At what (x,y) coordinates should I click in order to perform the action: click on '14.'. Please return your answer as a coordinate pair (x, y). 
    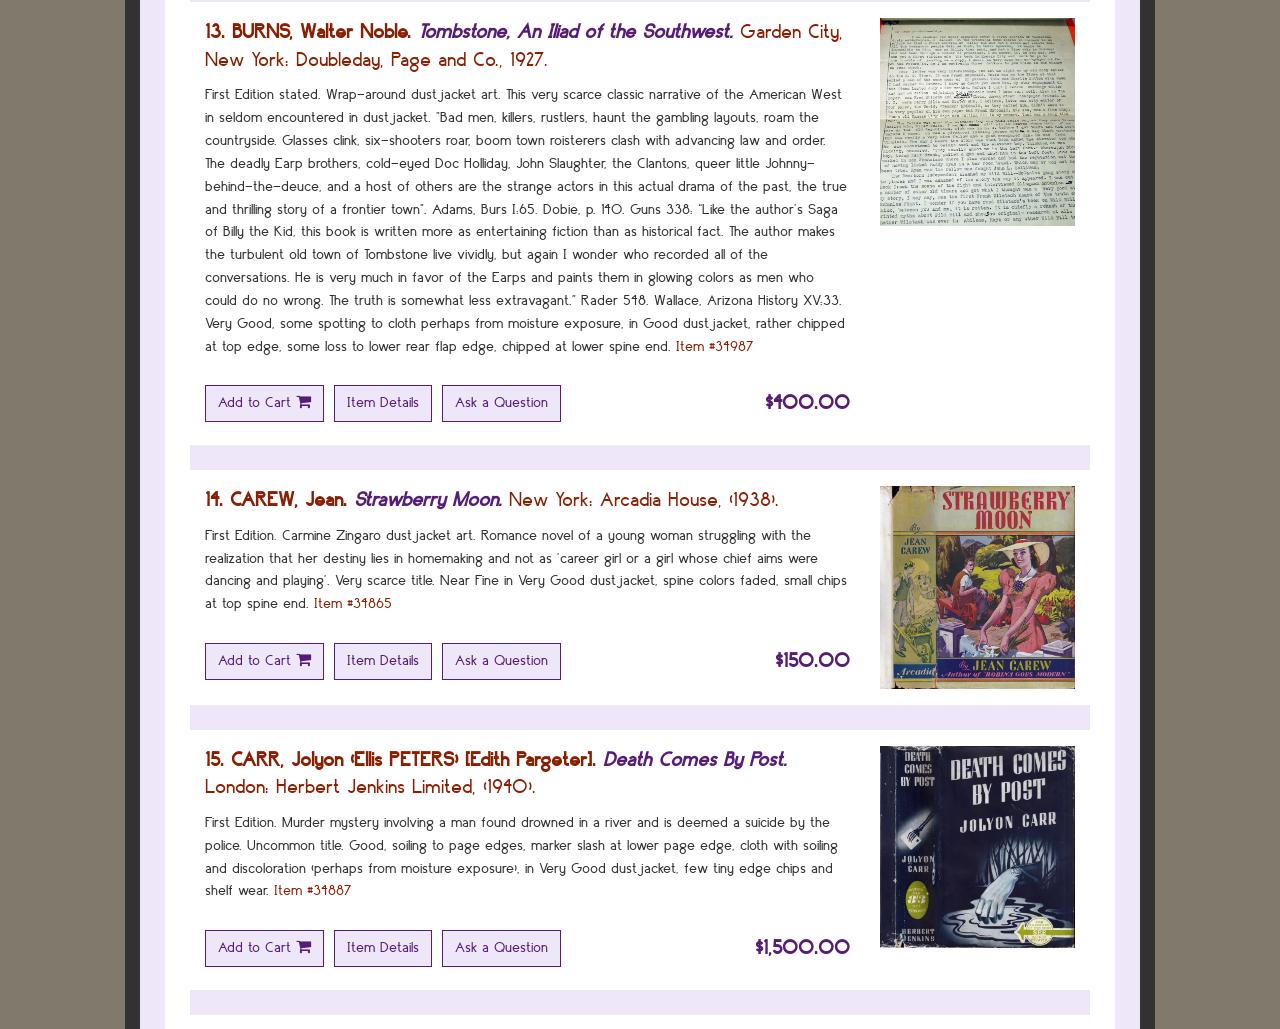
    Looking at the image, I should click on (214, 499).